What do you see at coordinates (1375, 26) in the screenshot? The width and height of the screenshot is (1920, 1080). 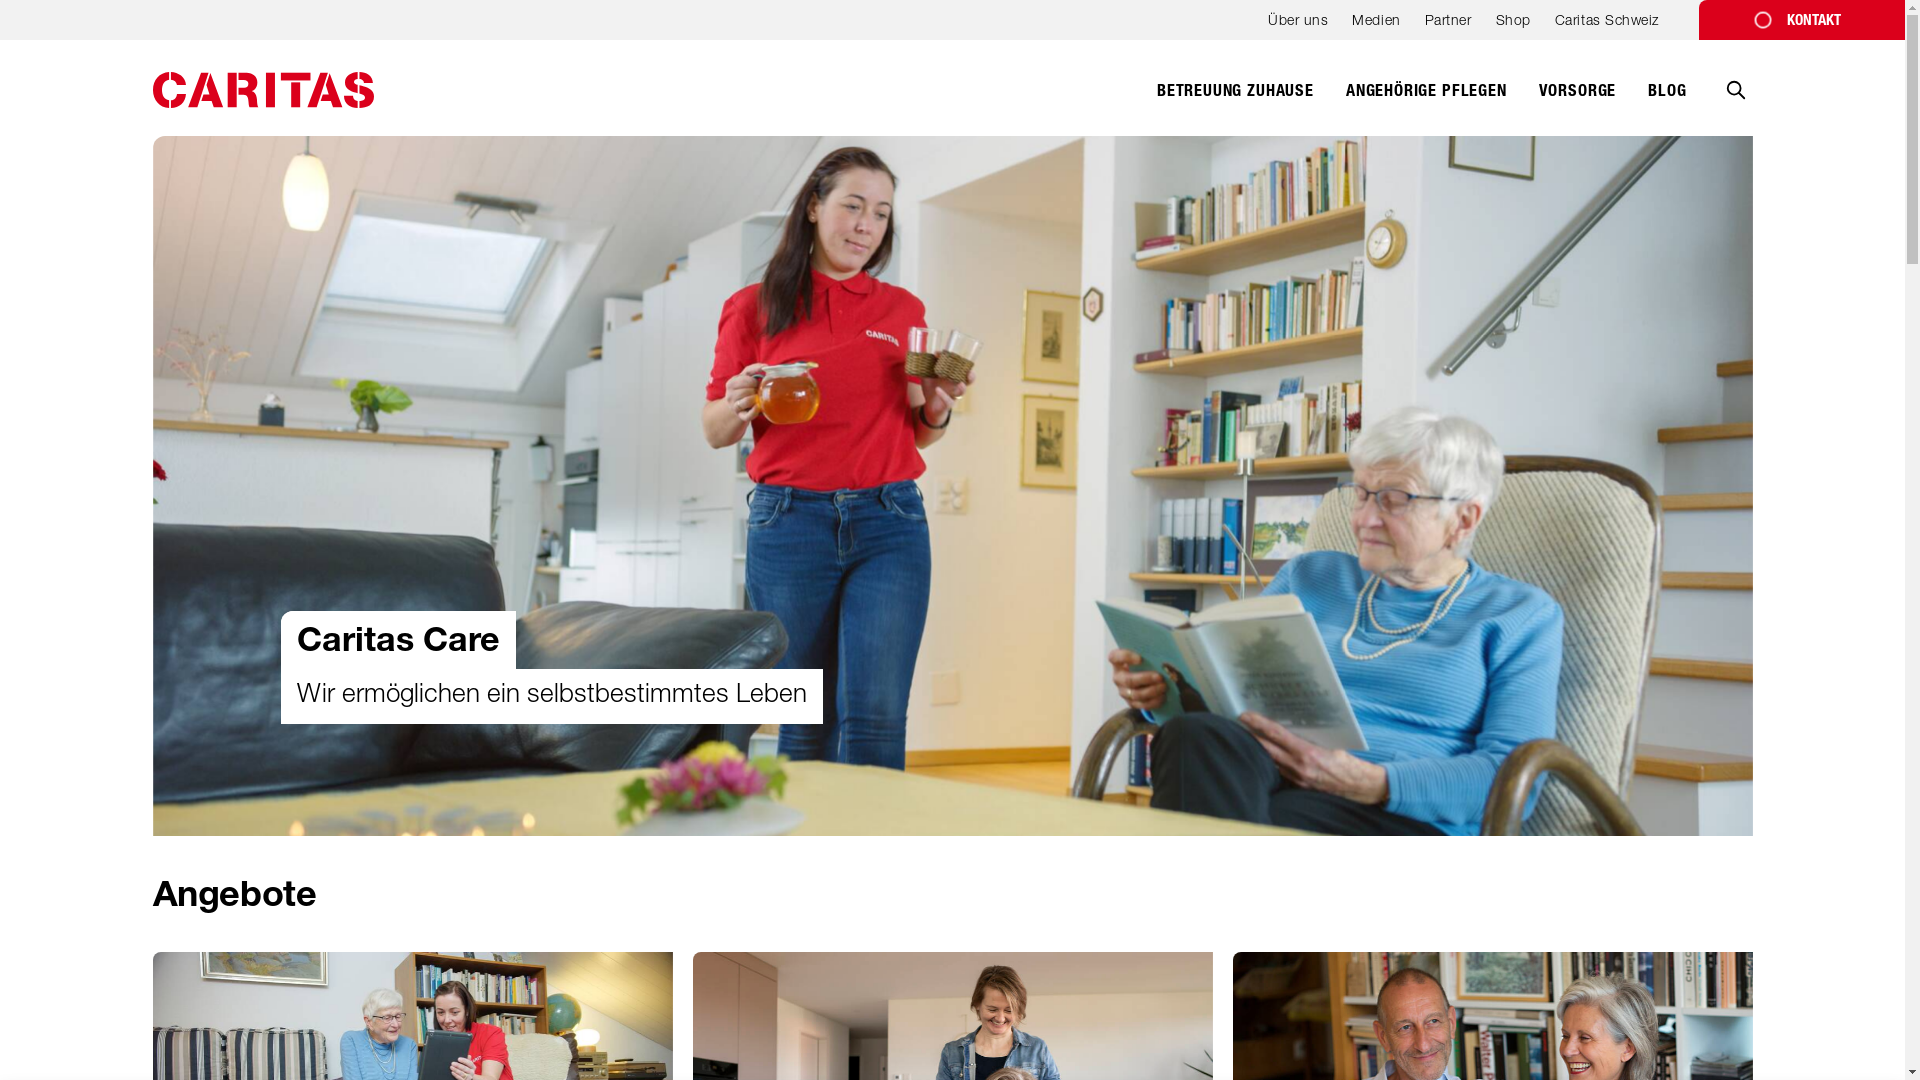 I see `'Medien'` at bounding box center [1375, 26].